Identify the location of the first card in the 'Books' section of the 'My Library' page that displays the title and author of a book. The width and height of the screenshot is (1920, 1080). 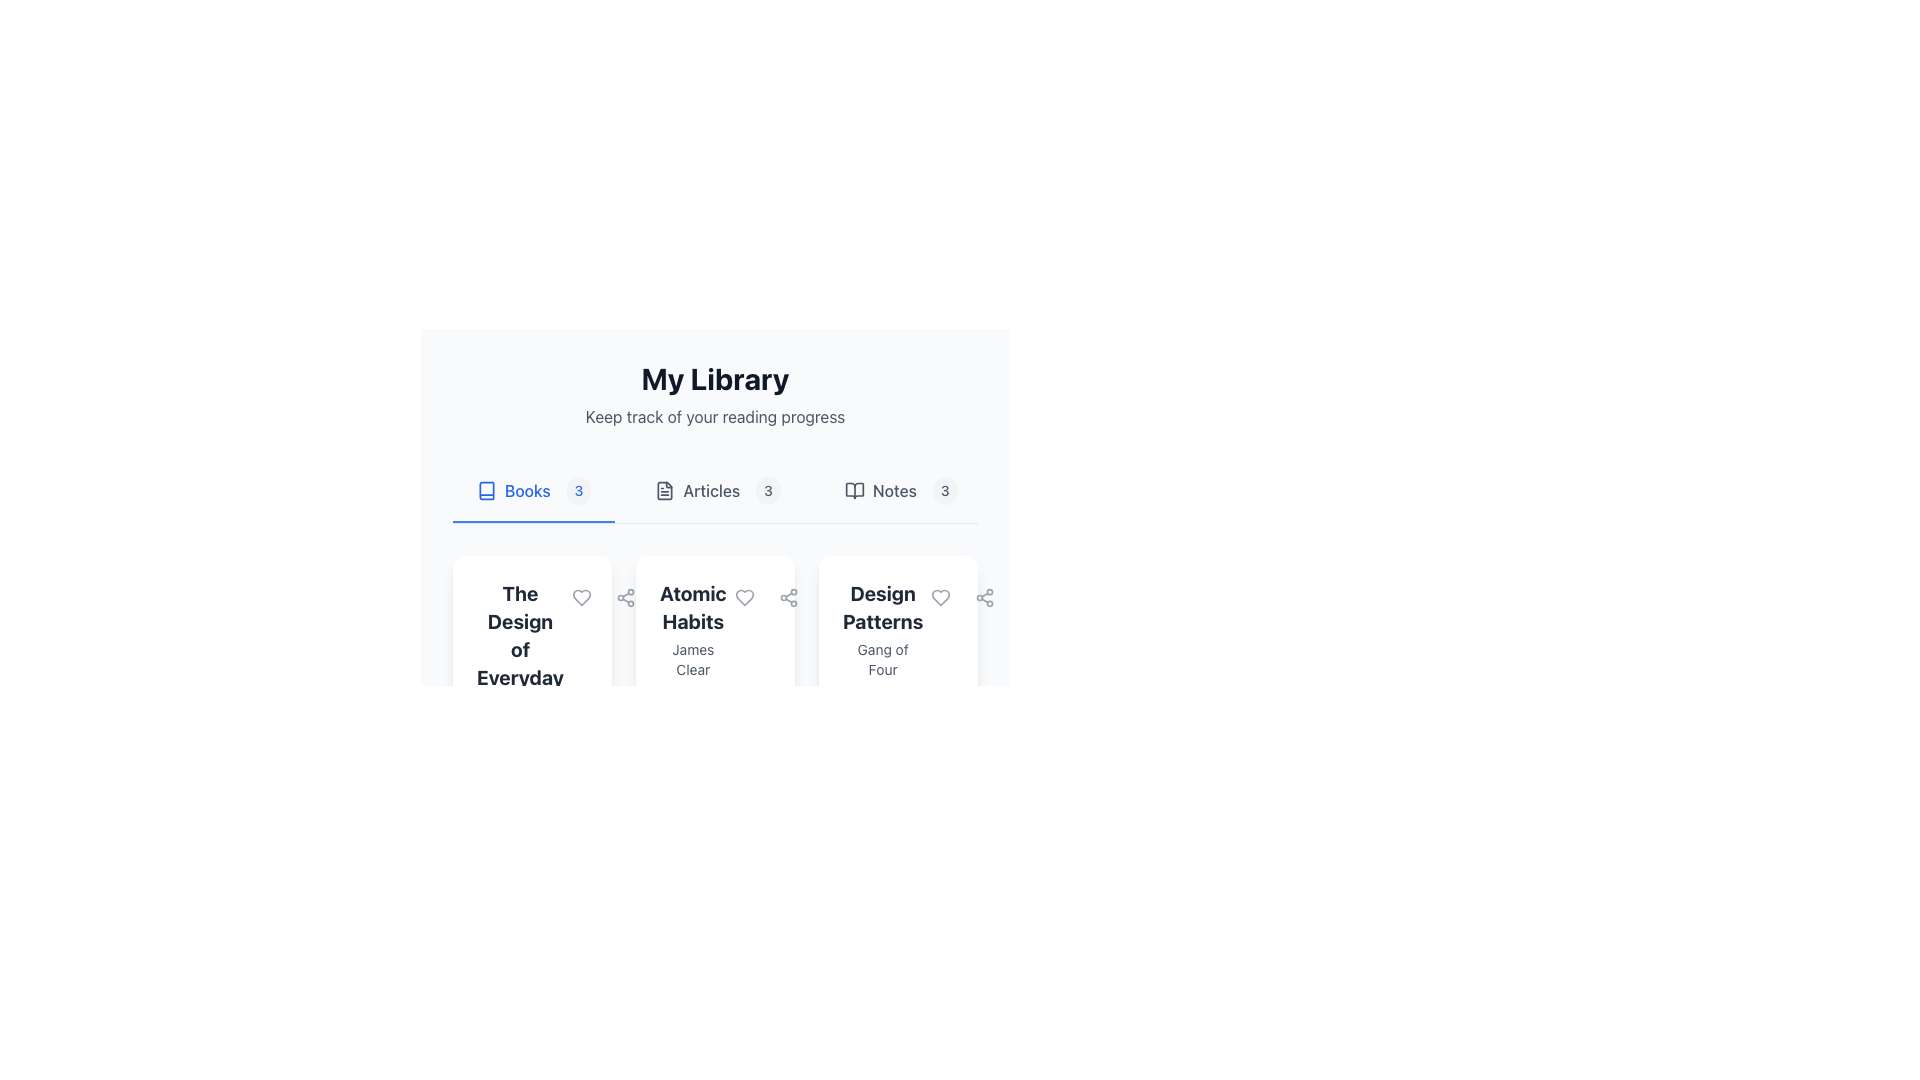
(520, 662).